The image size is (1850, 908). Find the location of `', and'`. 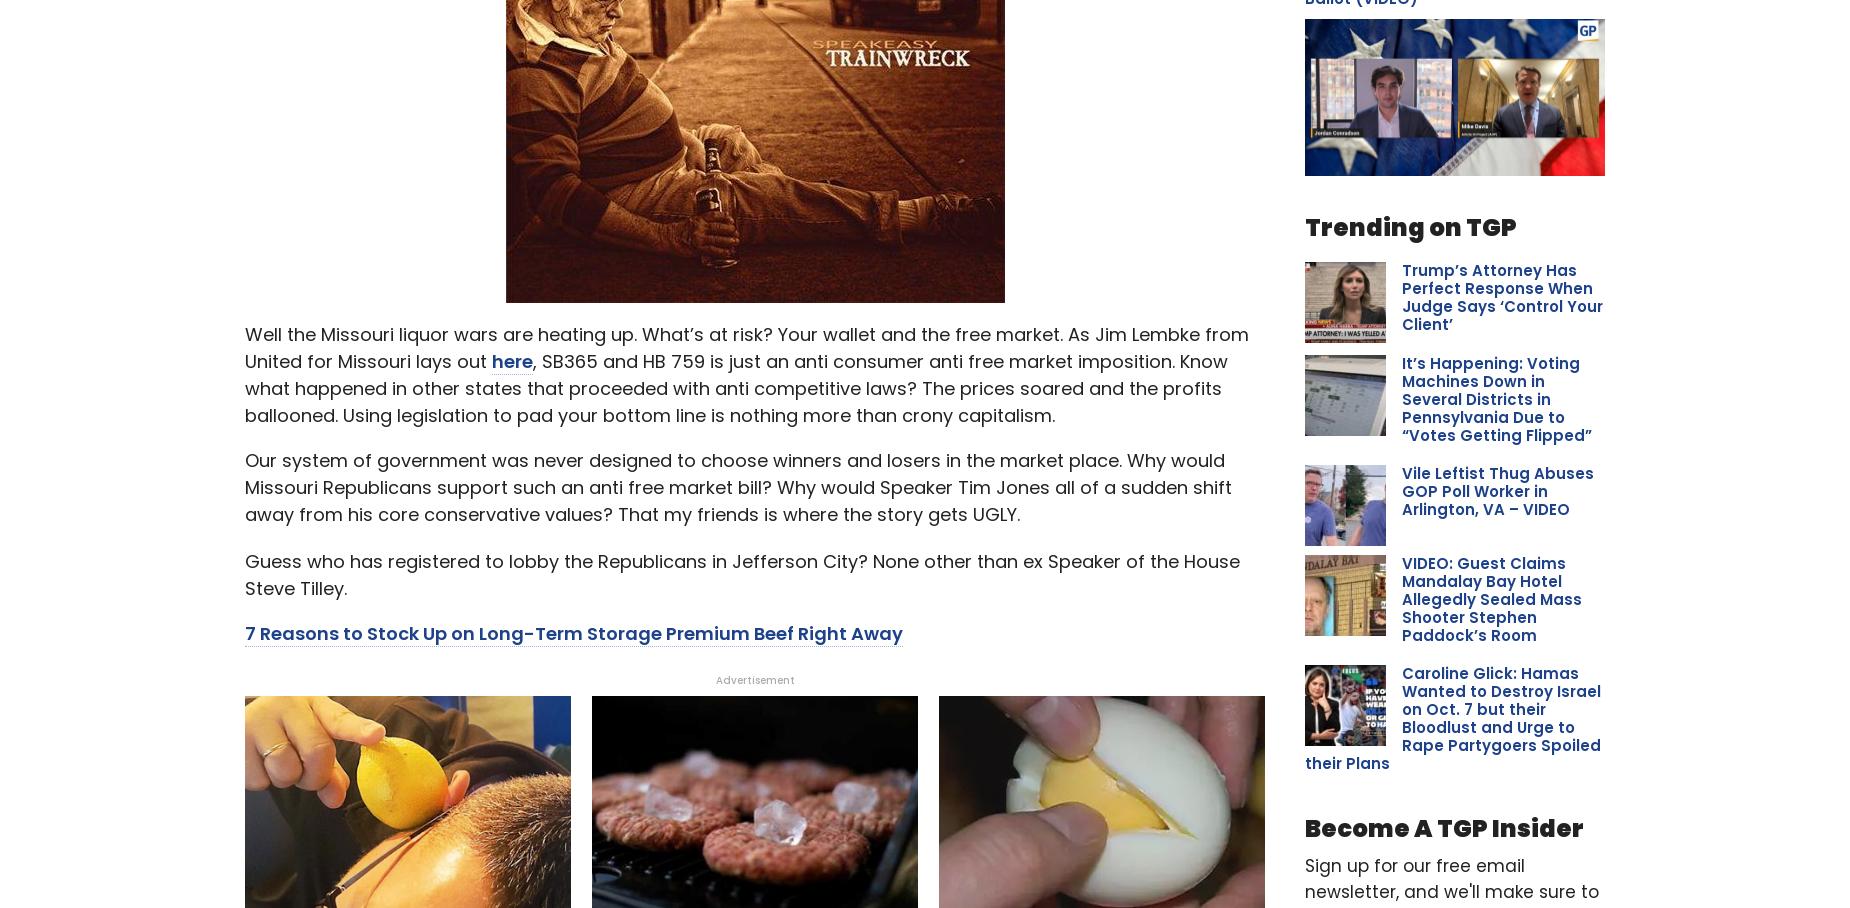

', and' is located at coordinates (535, 202).